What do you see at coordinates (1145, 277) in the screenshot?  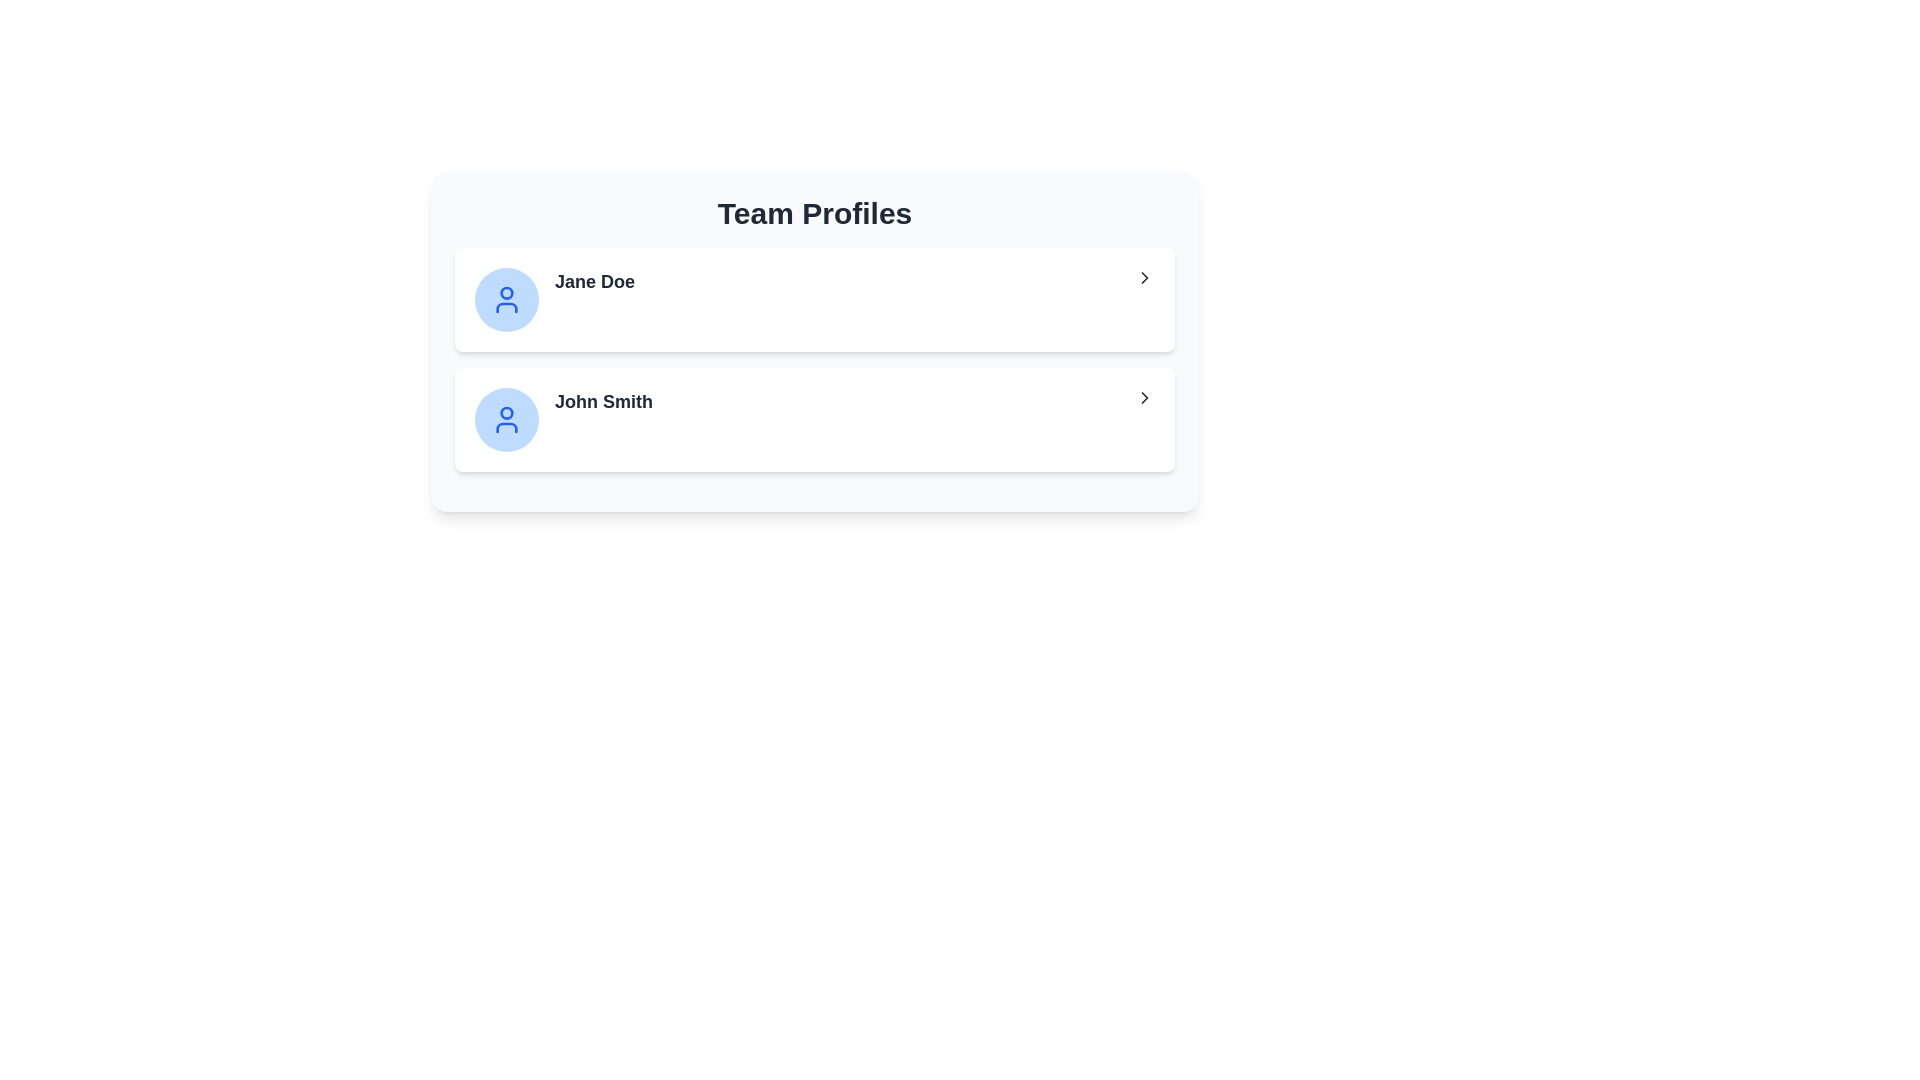 I see `the chevron symbol in the first profile card of the 'Team Profiles' section, located next to 'Jane Doe'` at bounding box center [1145, 277].